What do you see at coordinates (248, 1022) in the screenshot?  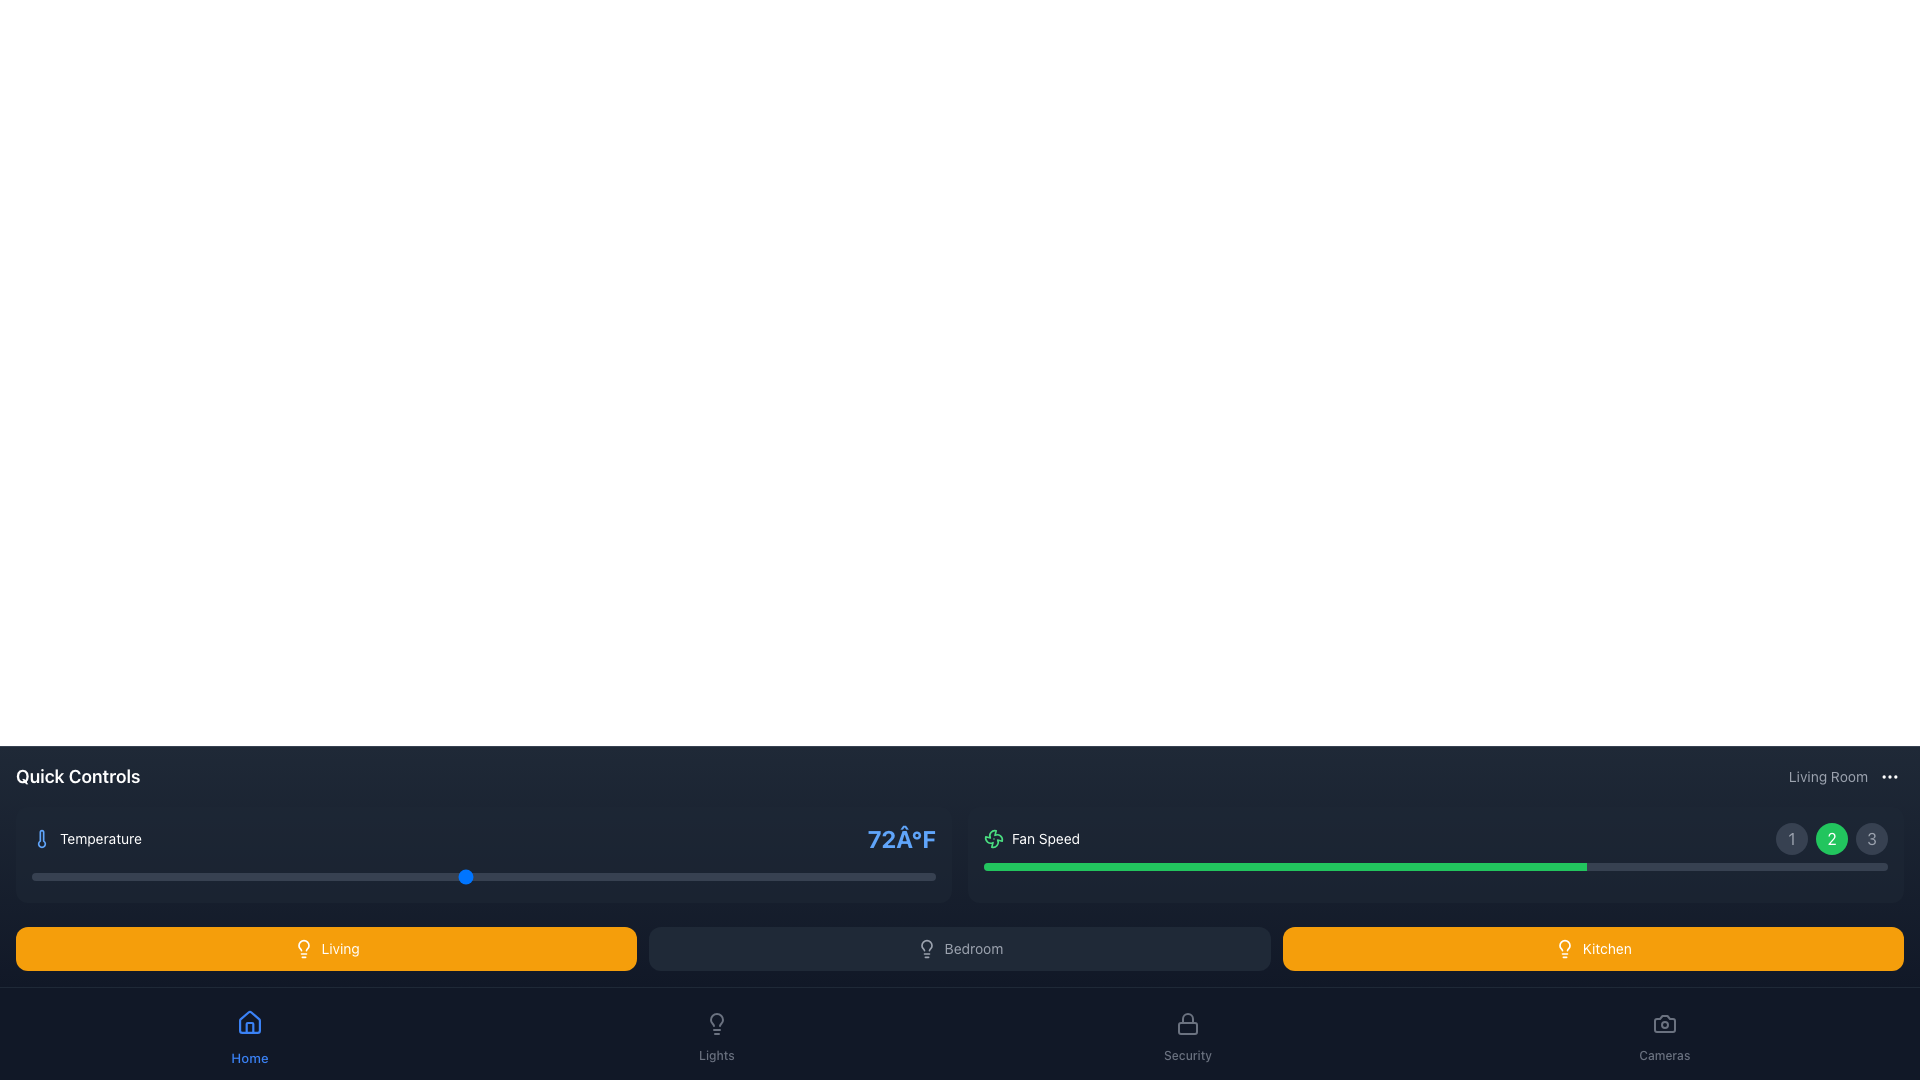 I see `the 'Home' navigation icon located at the bottom left corner of the application` at bounding box center [248, 1022].